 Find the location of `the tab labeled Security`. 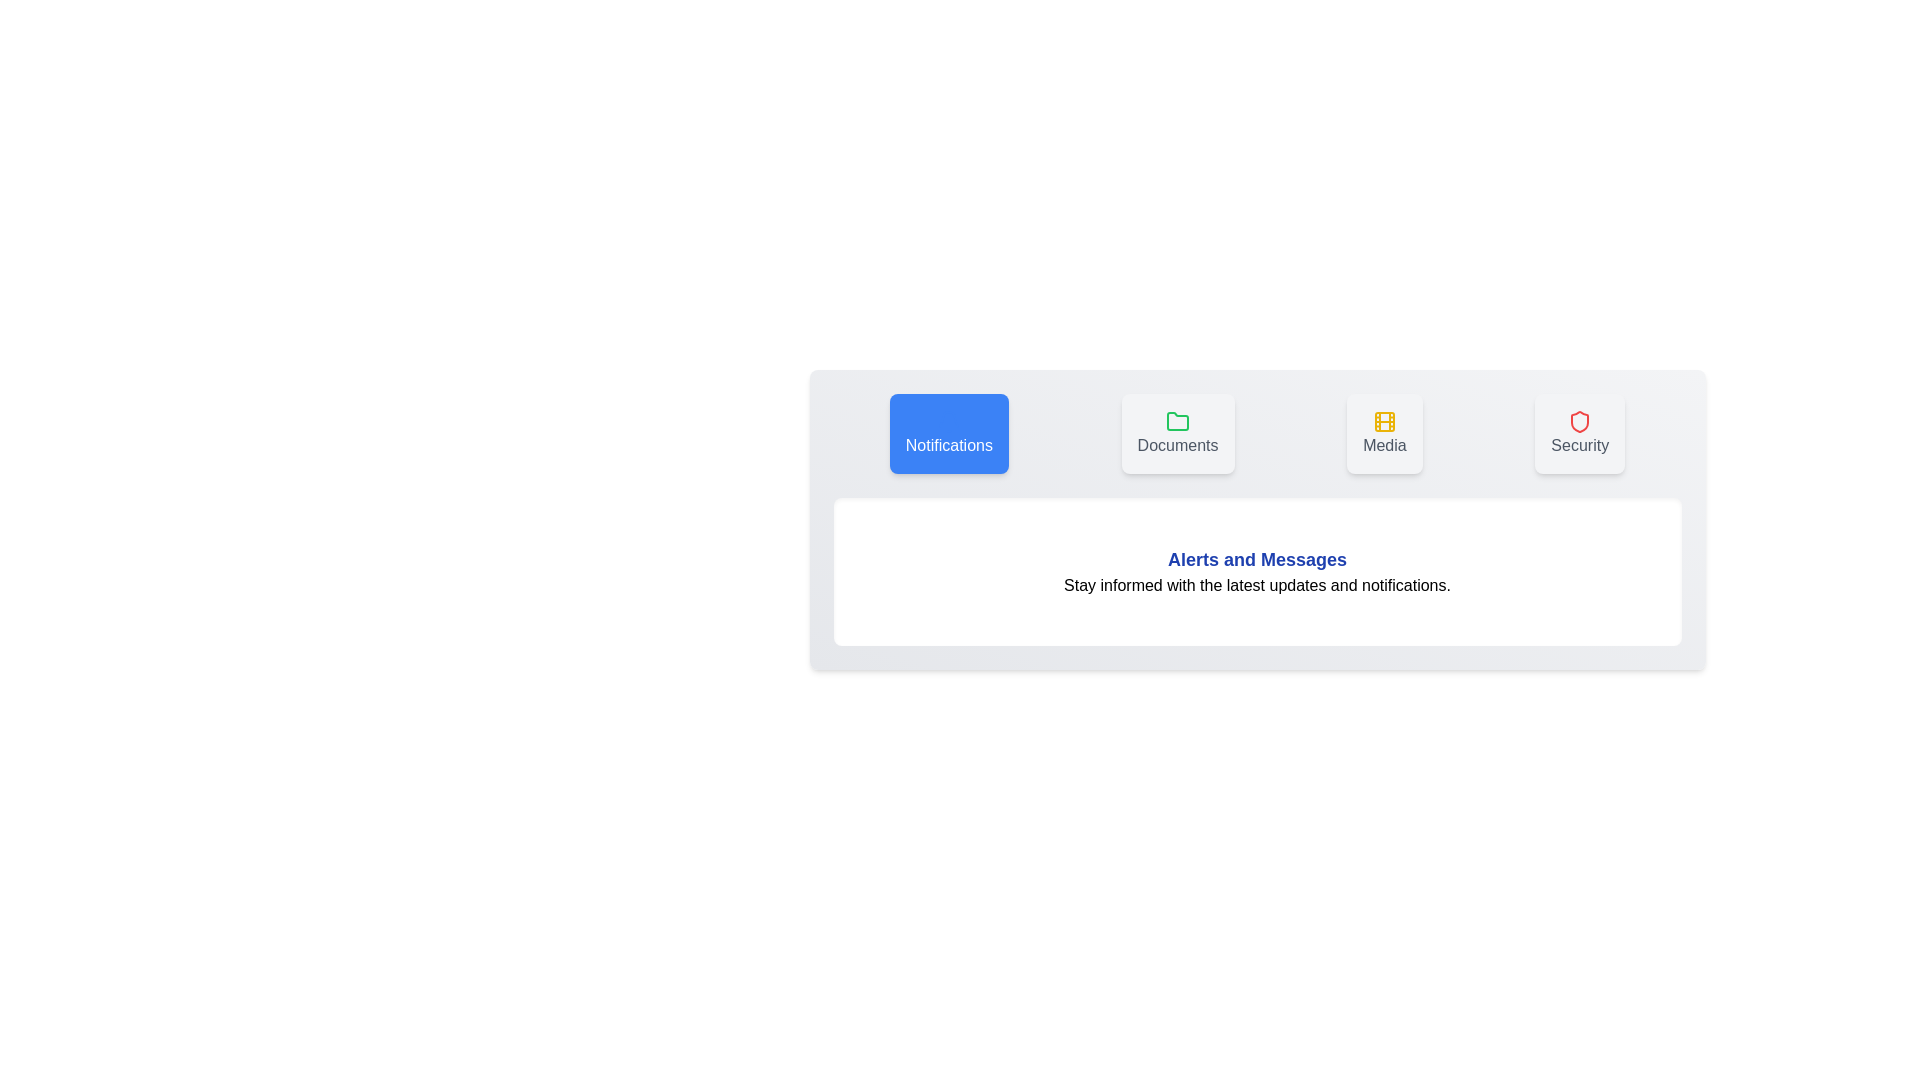

the tab labeled Security is located at coordinates (1579, 433).